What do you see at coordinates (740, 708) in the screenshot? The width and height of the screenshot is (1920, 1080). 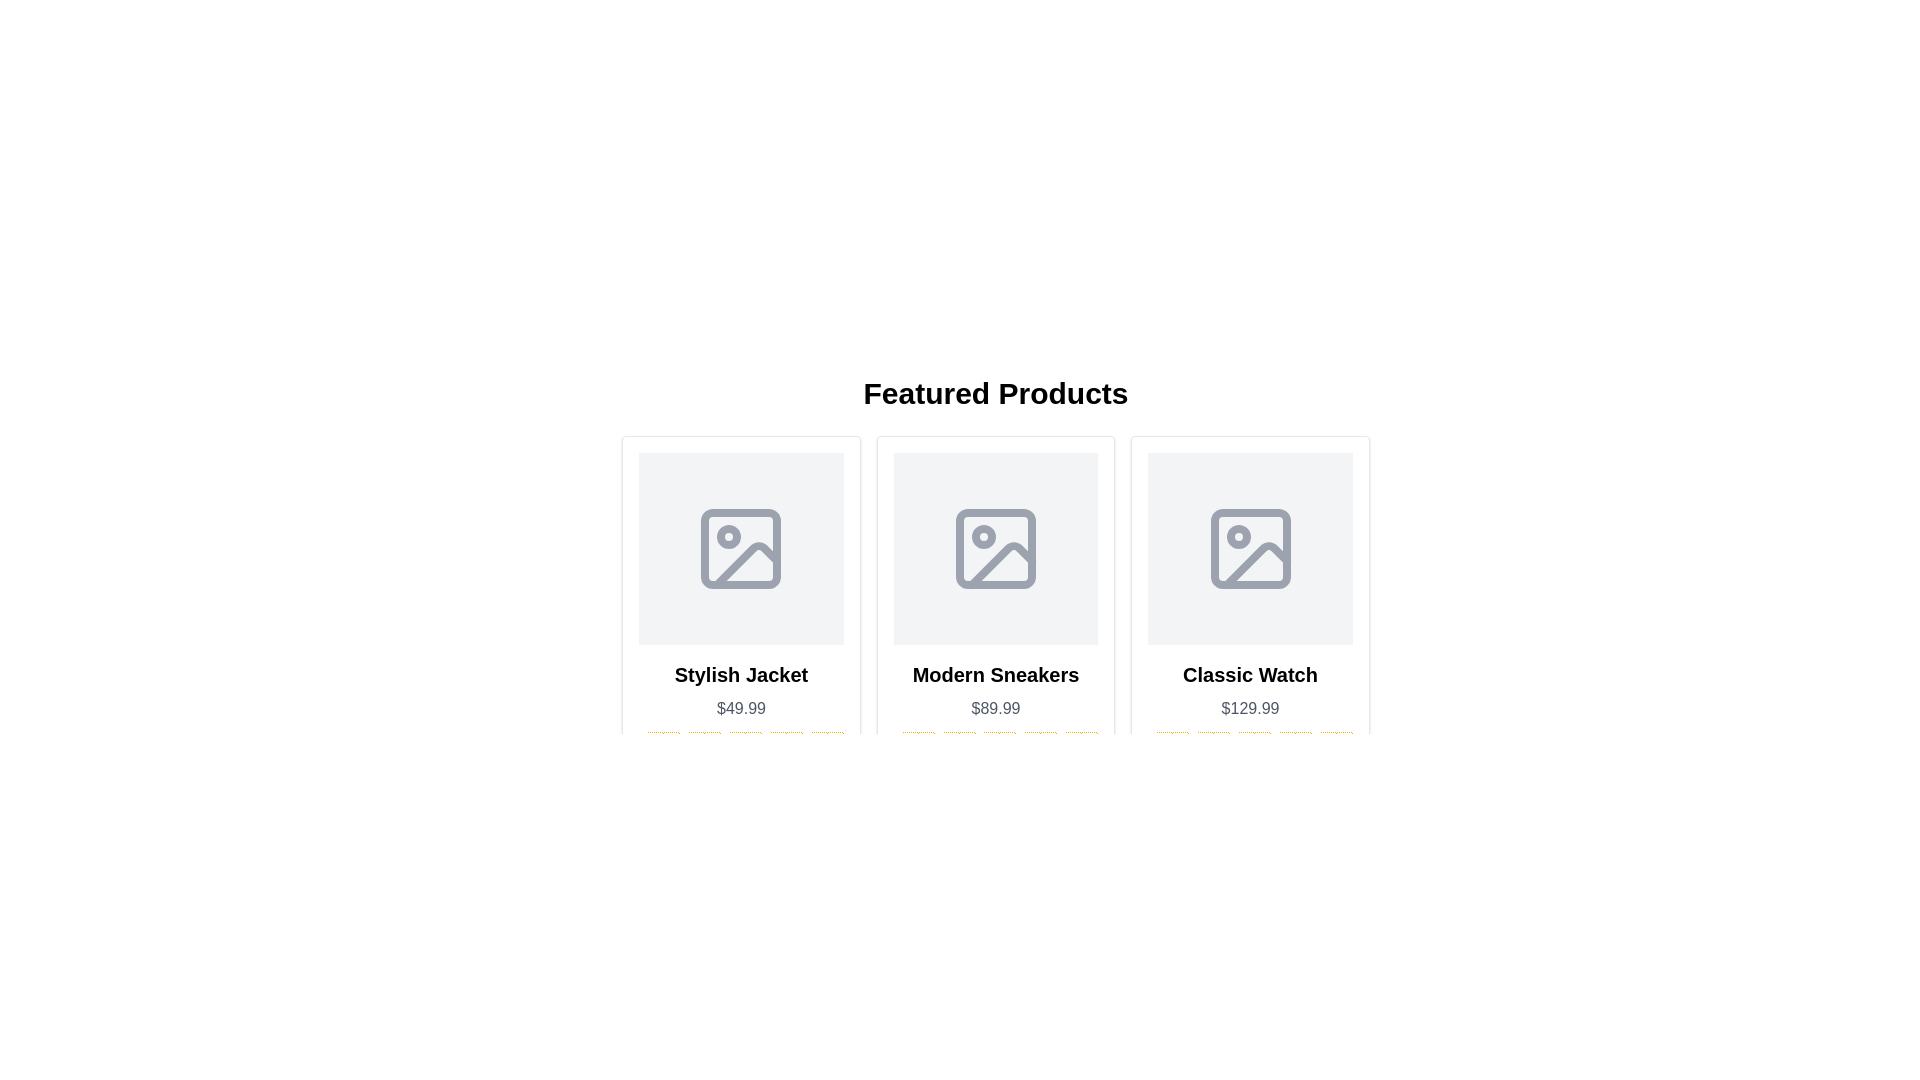 I see `the text displaying the price '$49.99' in gray color, located directly below the heading 'Stylish Jacket' in the first product card` at bounding box center [740, 708].